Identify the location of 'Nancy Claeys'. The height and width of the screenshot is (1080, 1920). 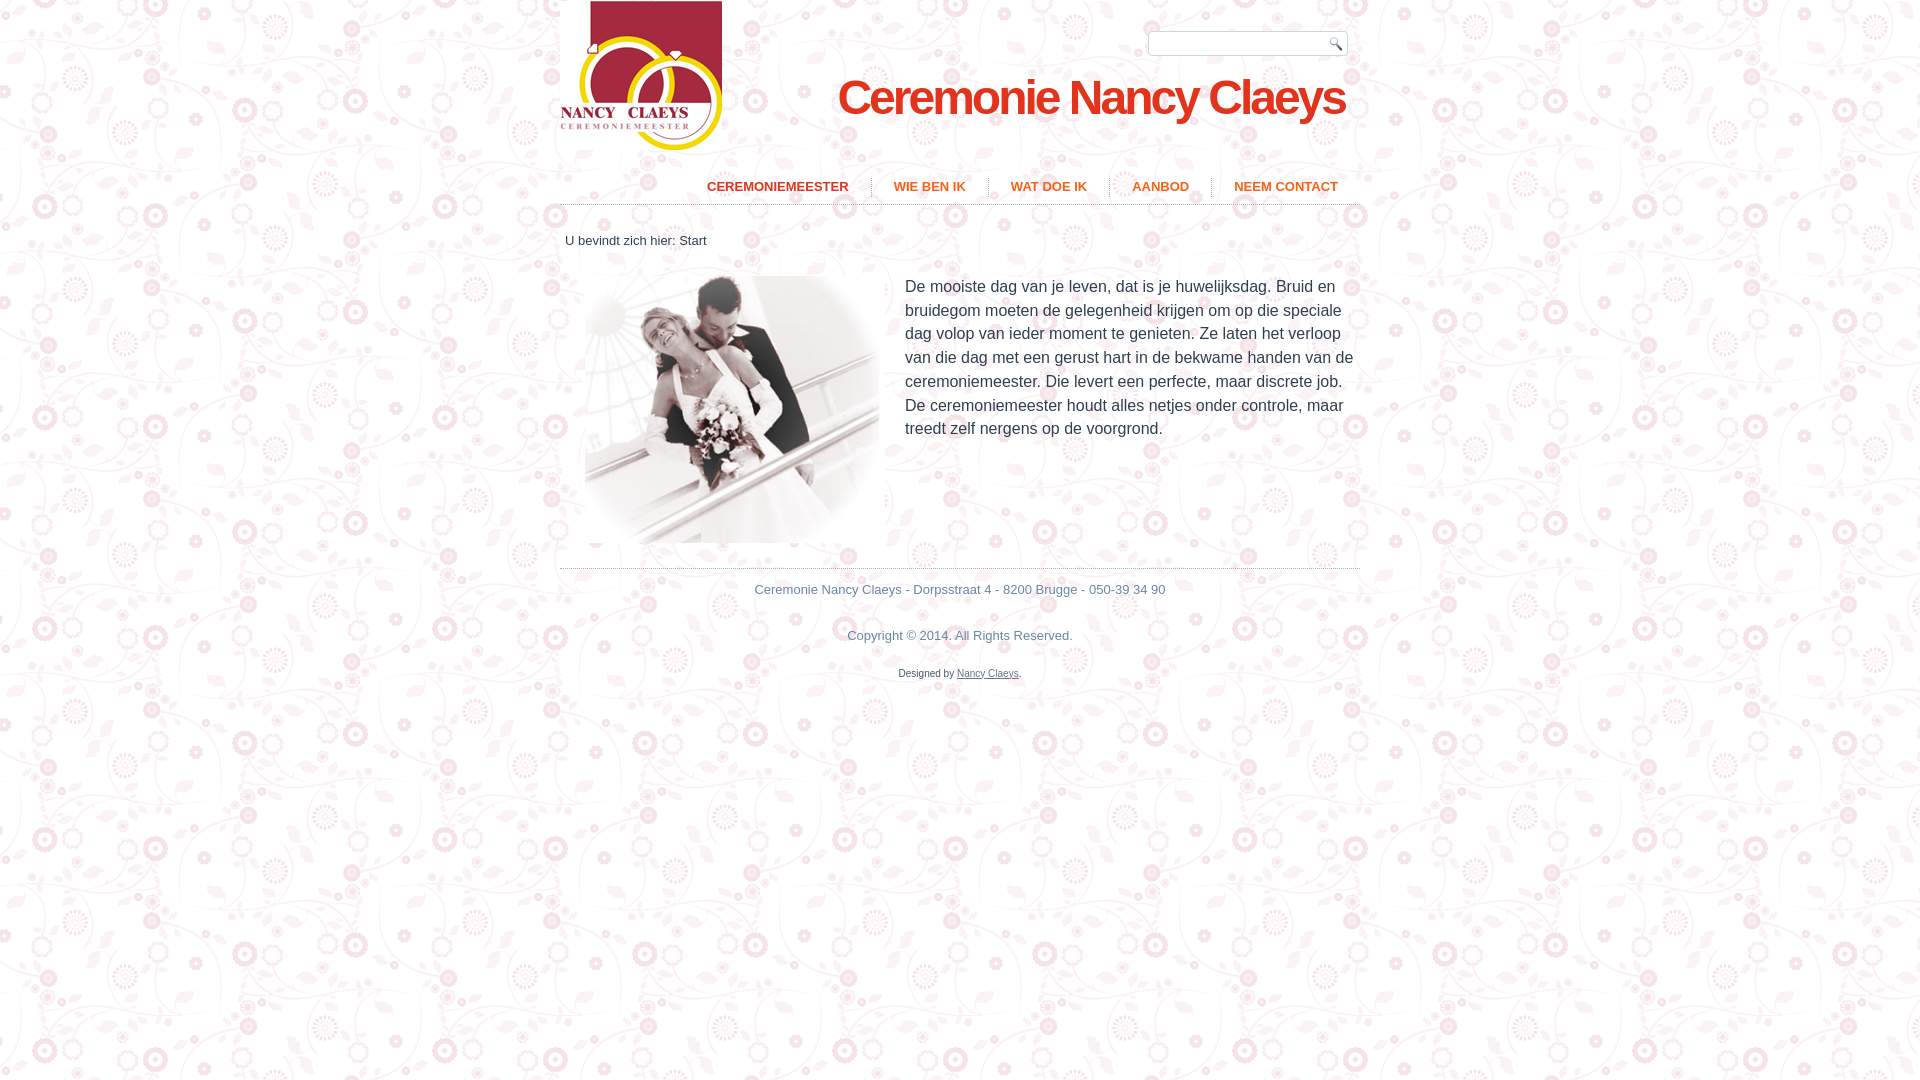
(988, 673).